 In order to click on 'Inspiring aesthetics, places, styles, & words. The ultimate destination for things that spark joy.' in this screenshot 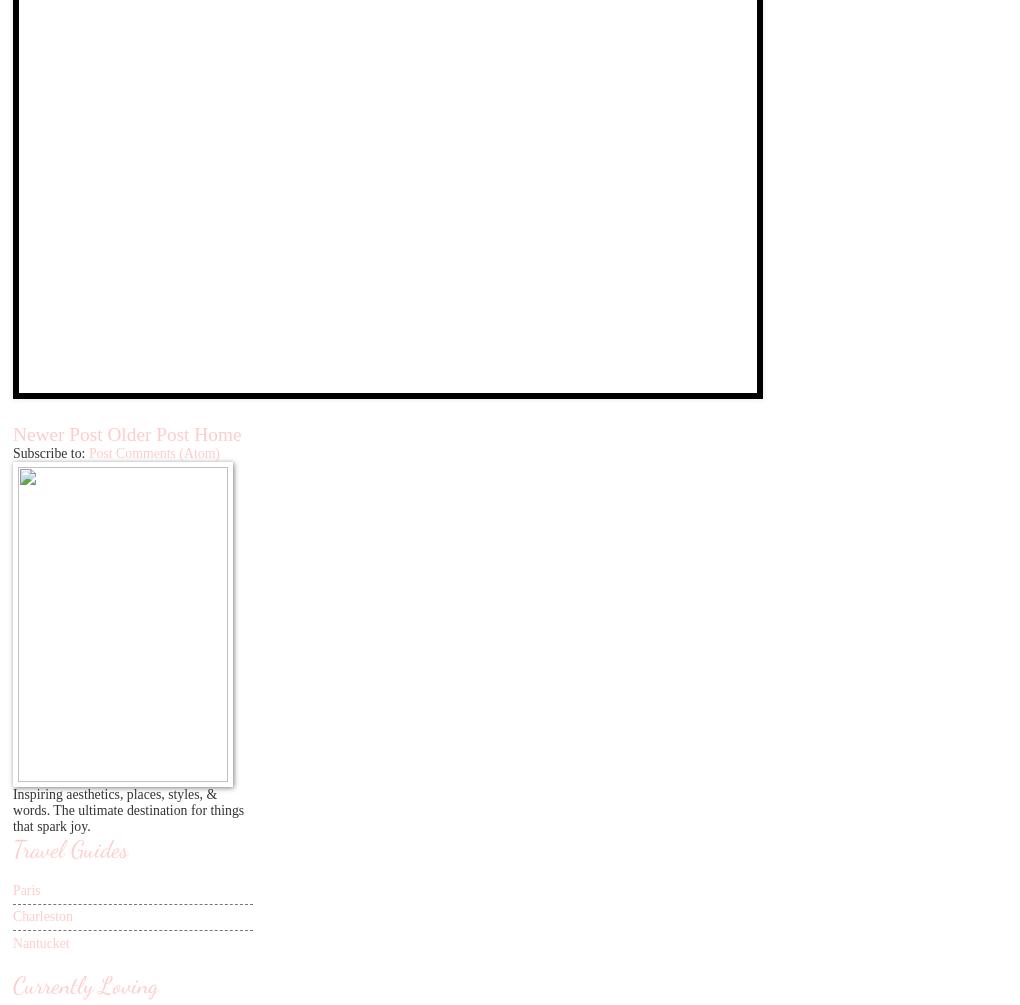, I will do `click(11, 810)`.